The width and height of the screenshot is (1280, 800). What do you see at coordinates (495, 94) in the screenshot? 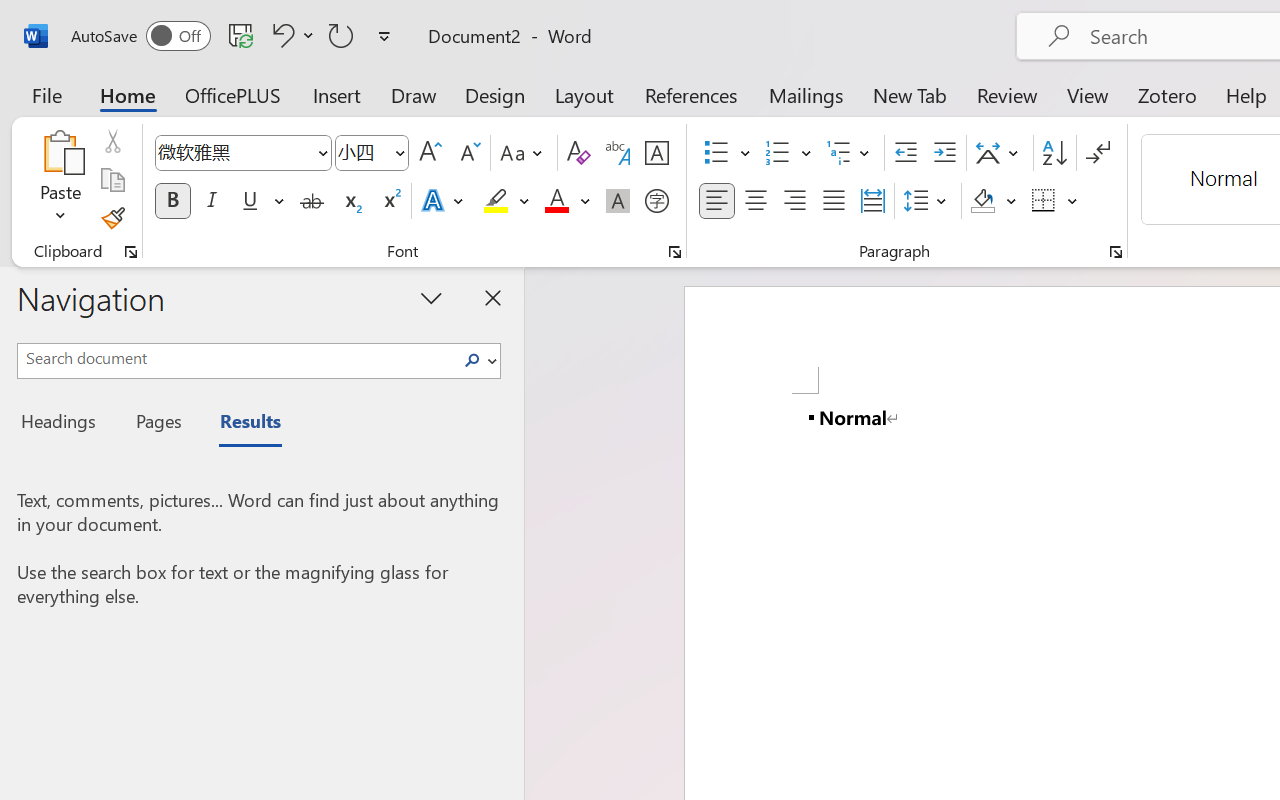
I see `'Design'` at bounding box center [495, 94].